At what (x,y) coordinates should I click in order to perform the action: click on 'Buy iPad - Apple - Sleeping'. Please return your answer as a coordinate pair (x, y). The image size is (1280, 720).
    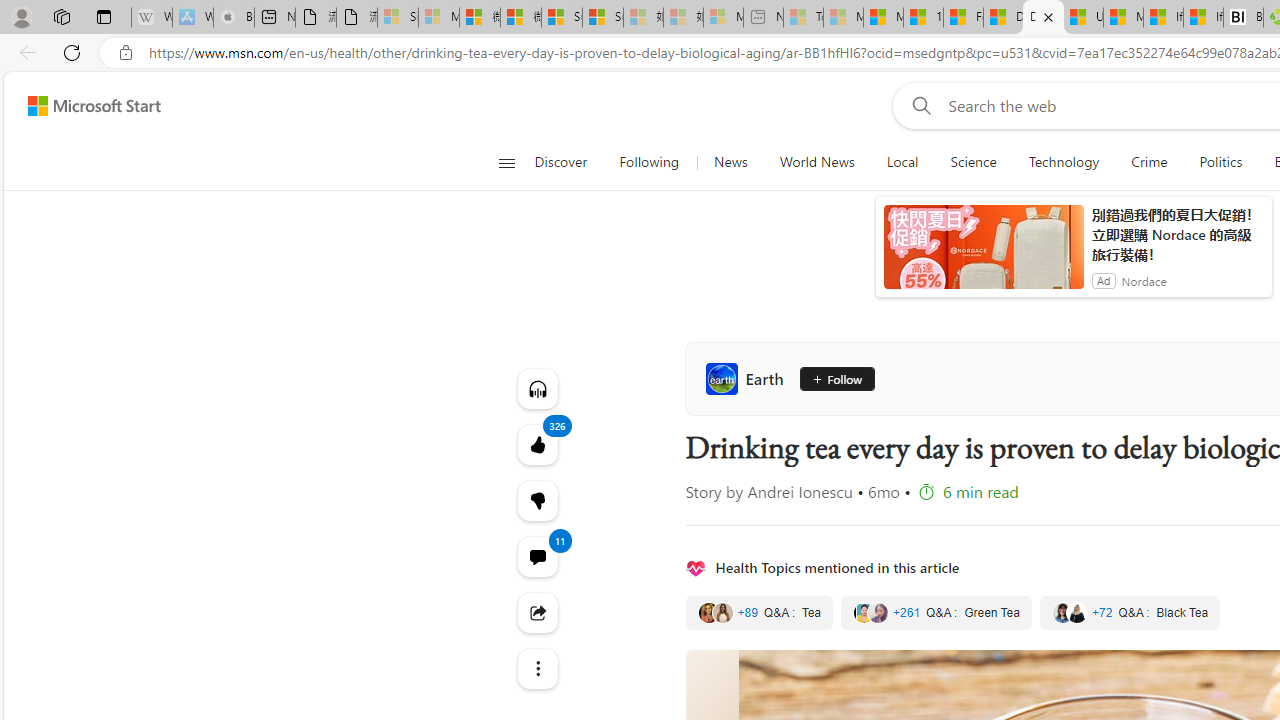
    Looking at the image, I should click on (233, 17).